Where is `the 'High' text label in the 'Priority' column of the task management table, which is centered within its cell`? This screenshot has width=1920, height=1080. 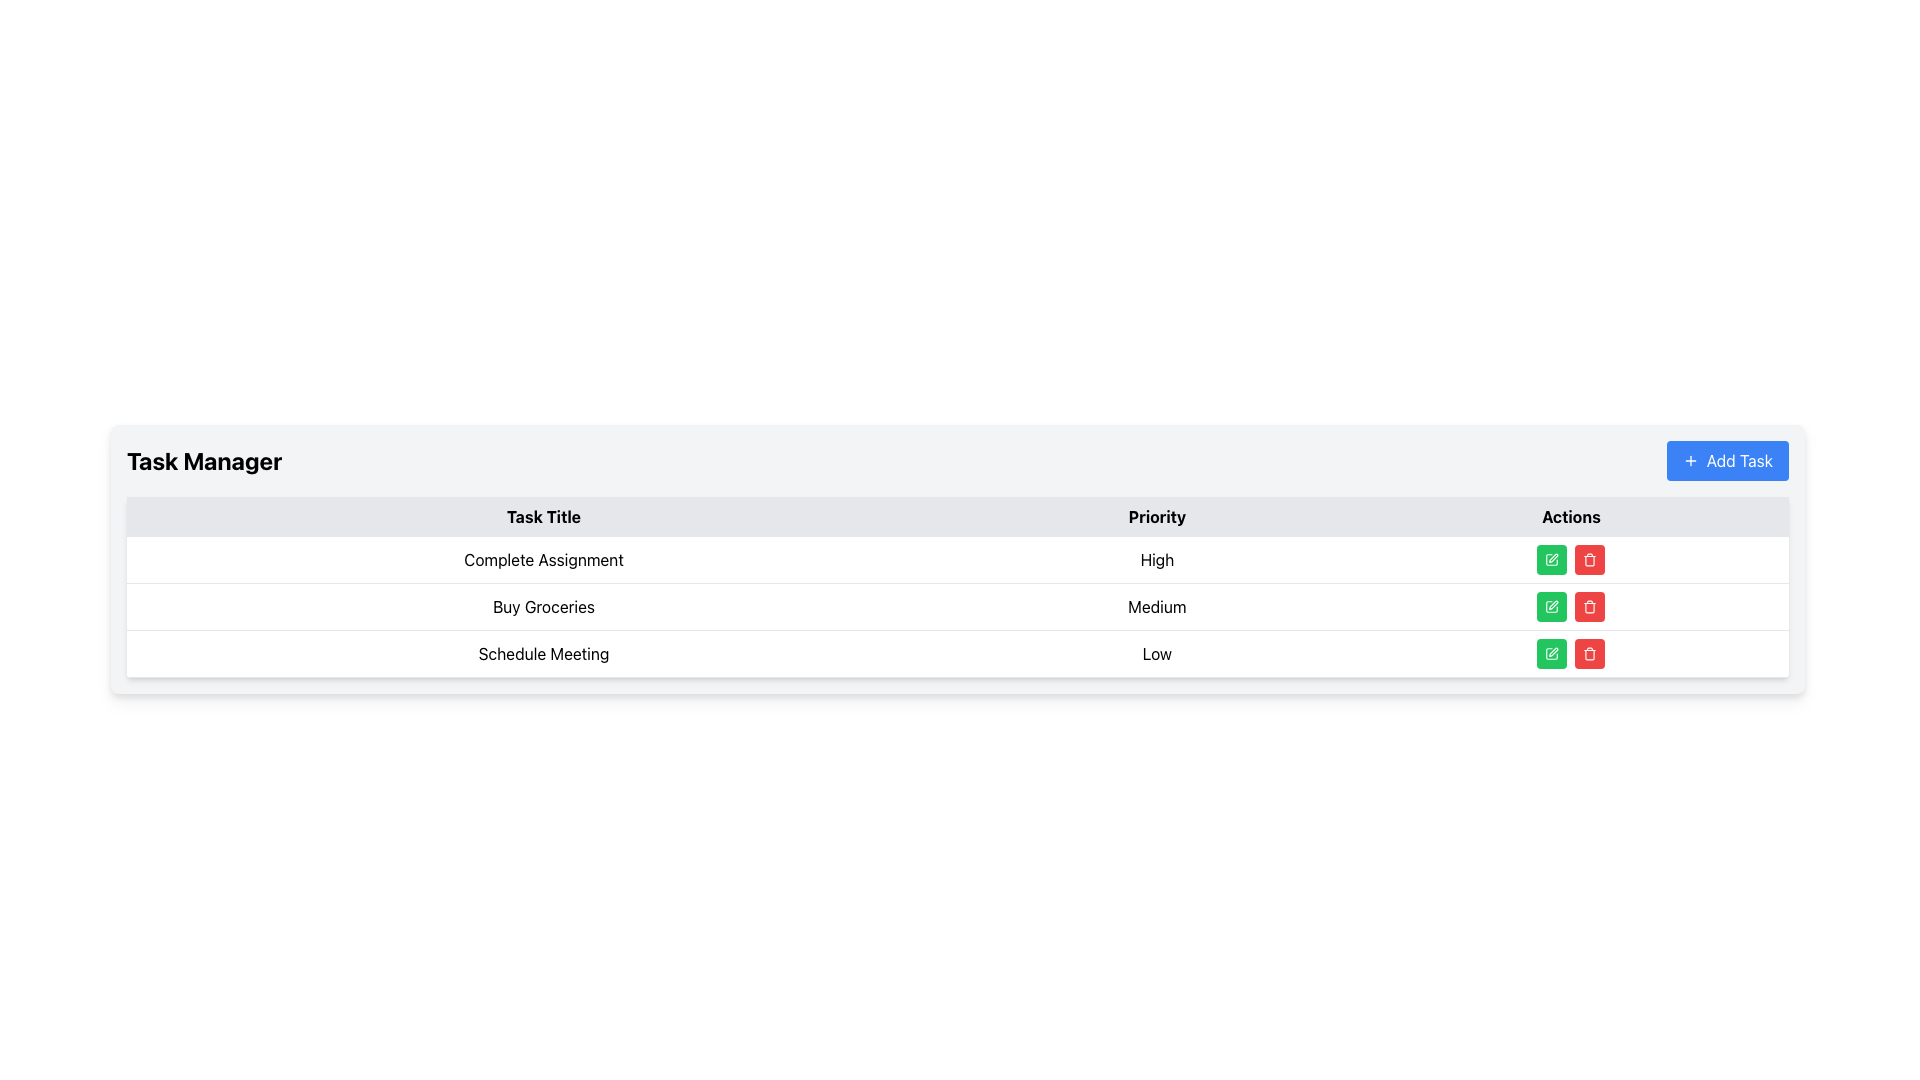
the 'High' text label in the 'Priority' column of the task management table, which is centered within its cell is located at coordinates (1157, 560).